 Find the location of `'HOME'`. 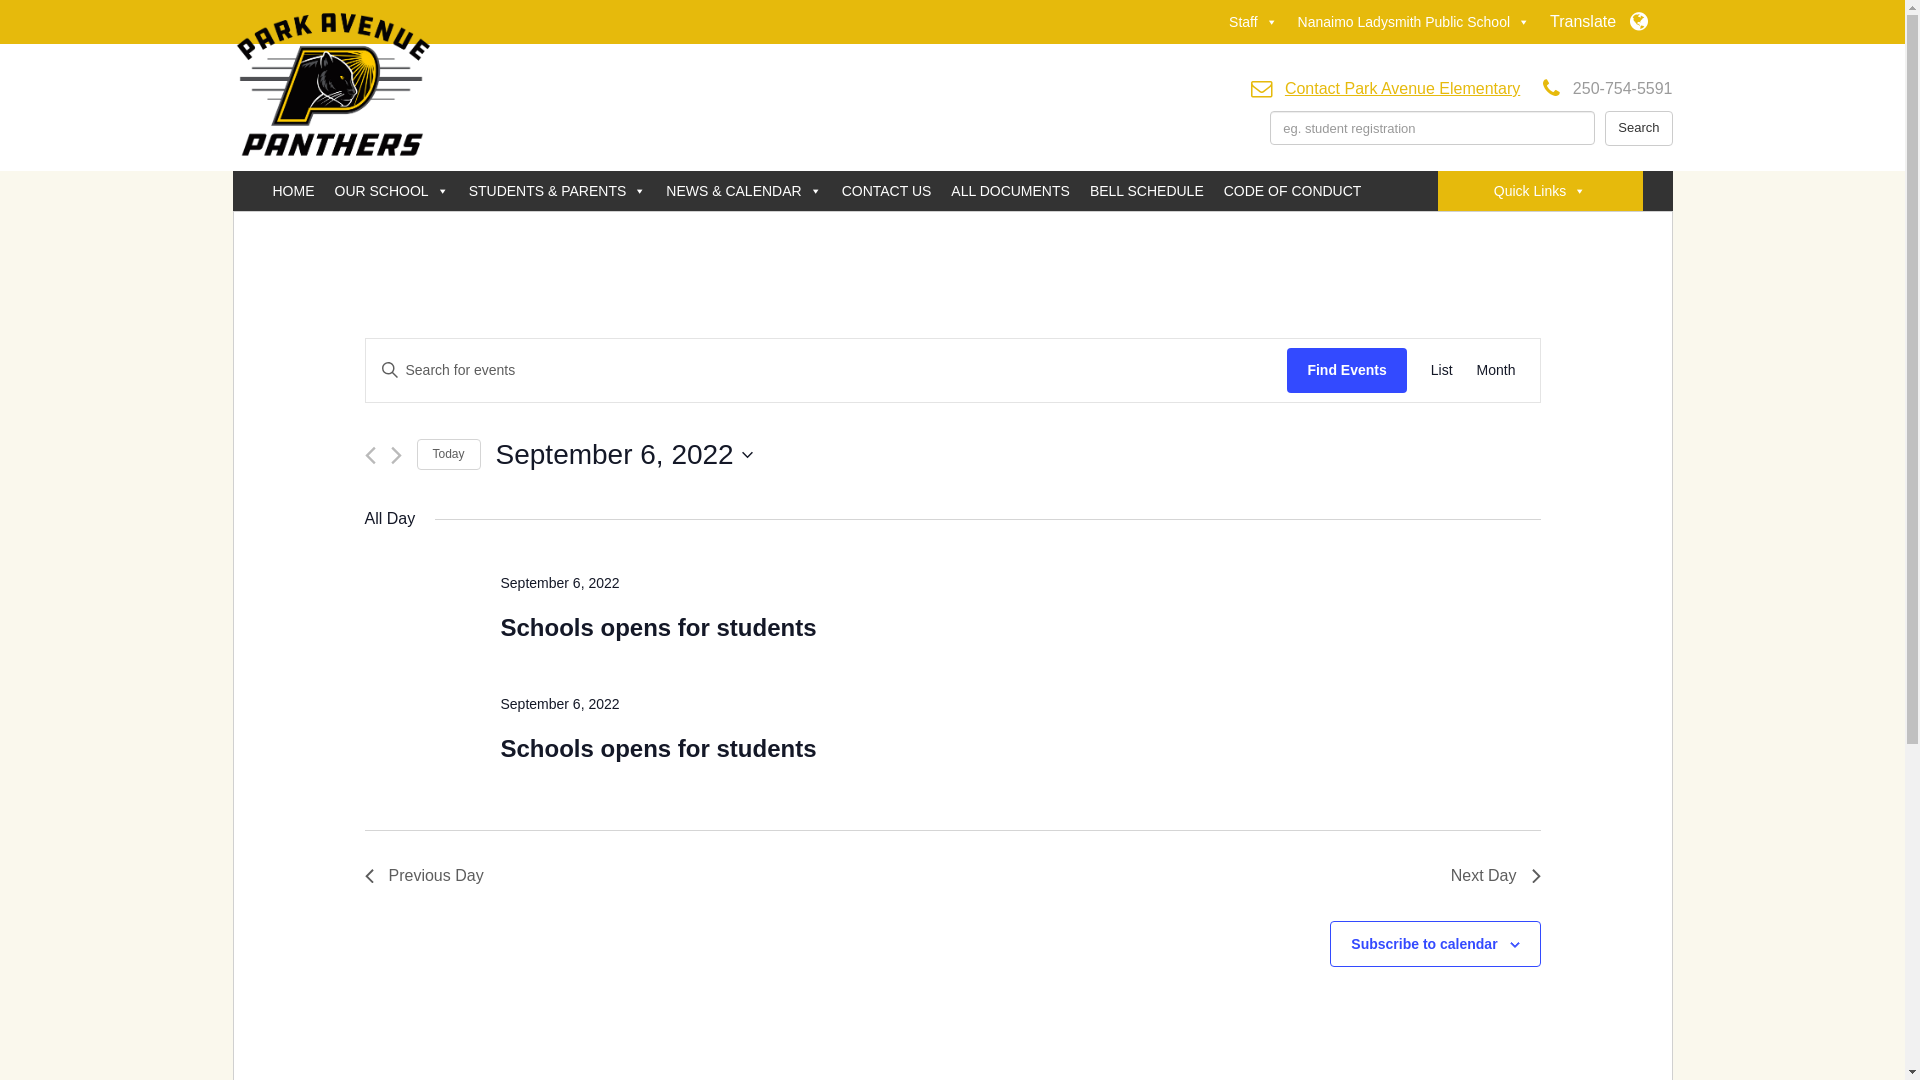

'HOME' is located at coordinates (291, 191).